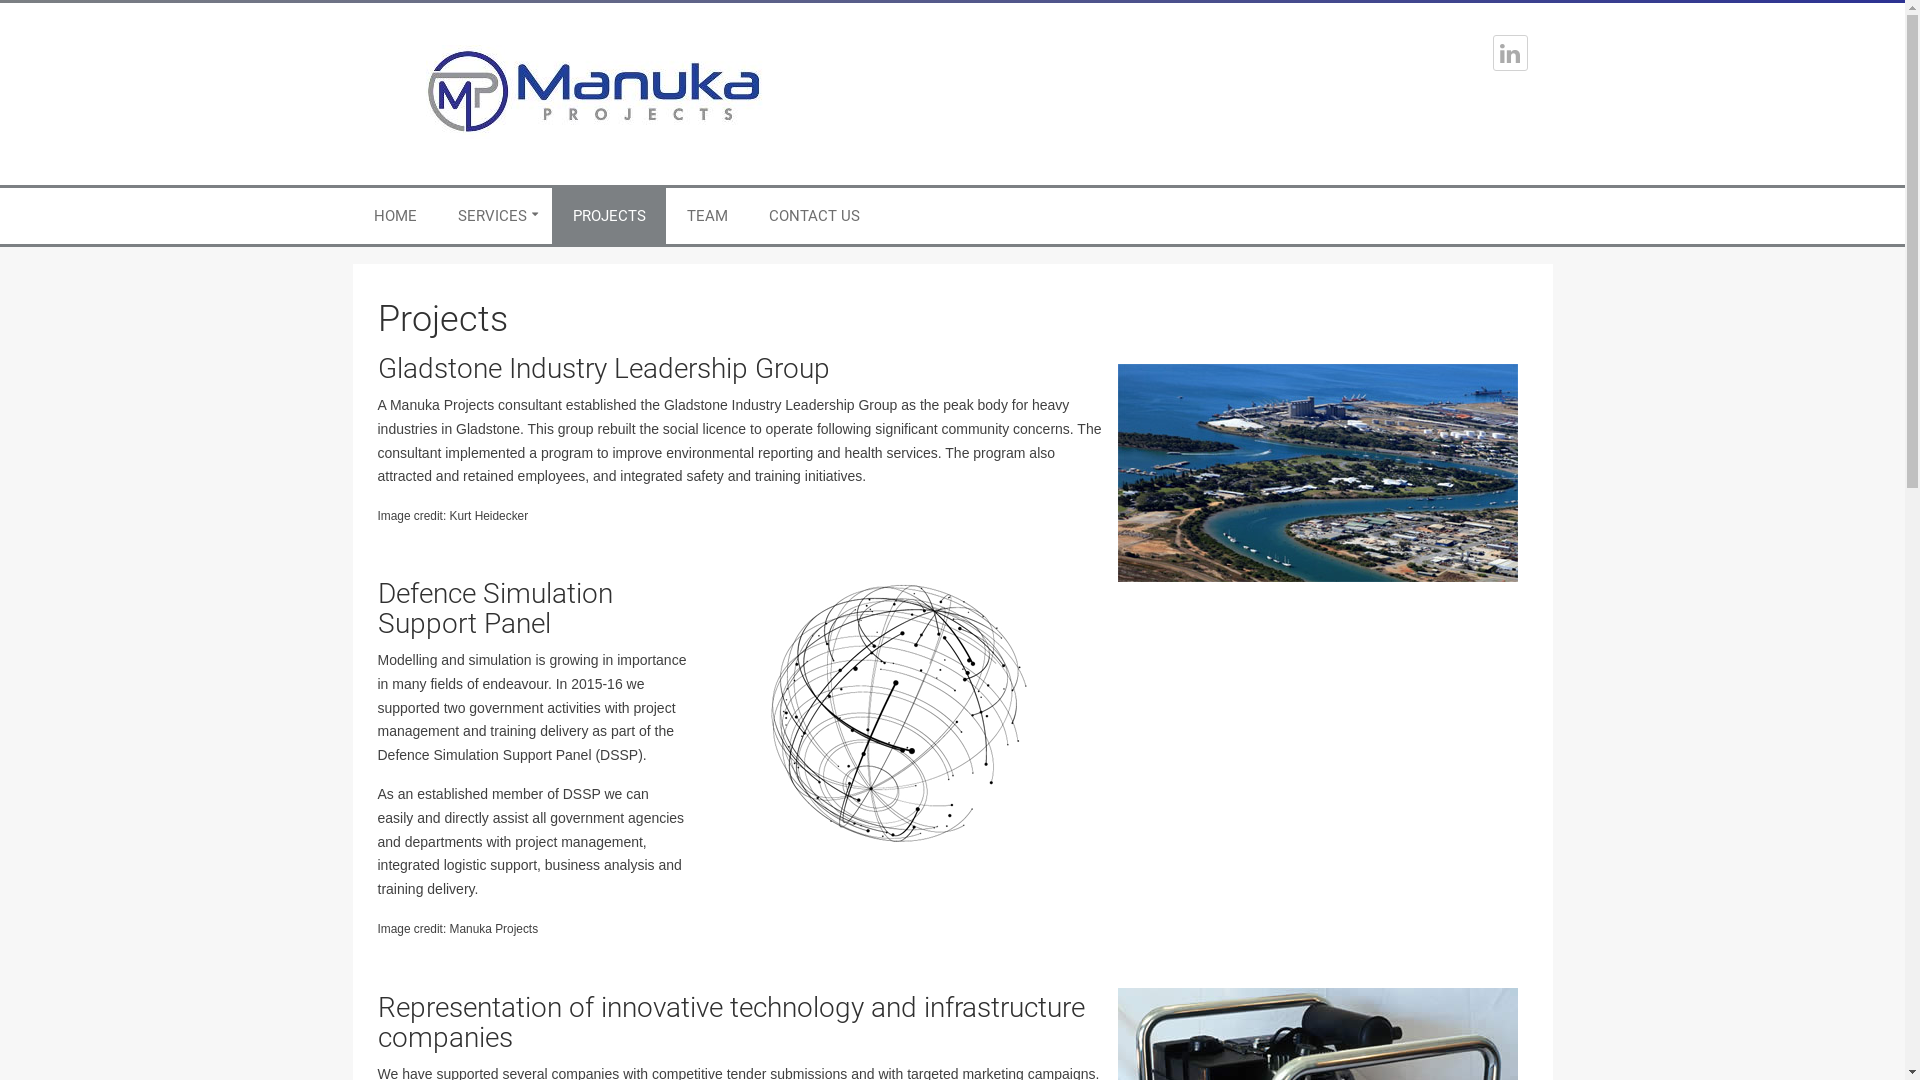 The height and width of the screenshot is (1080, 1920). I want to click on 'CONTACT US', so click(813, 216).